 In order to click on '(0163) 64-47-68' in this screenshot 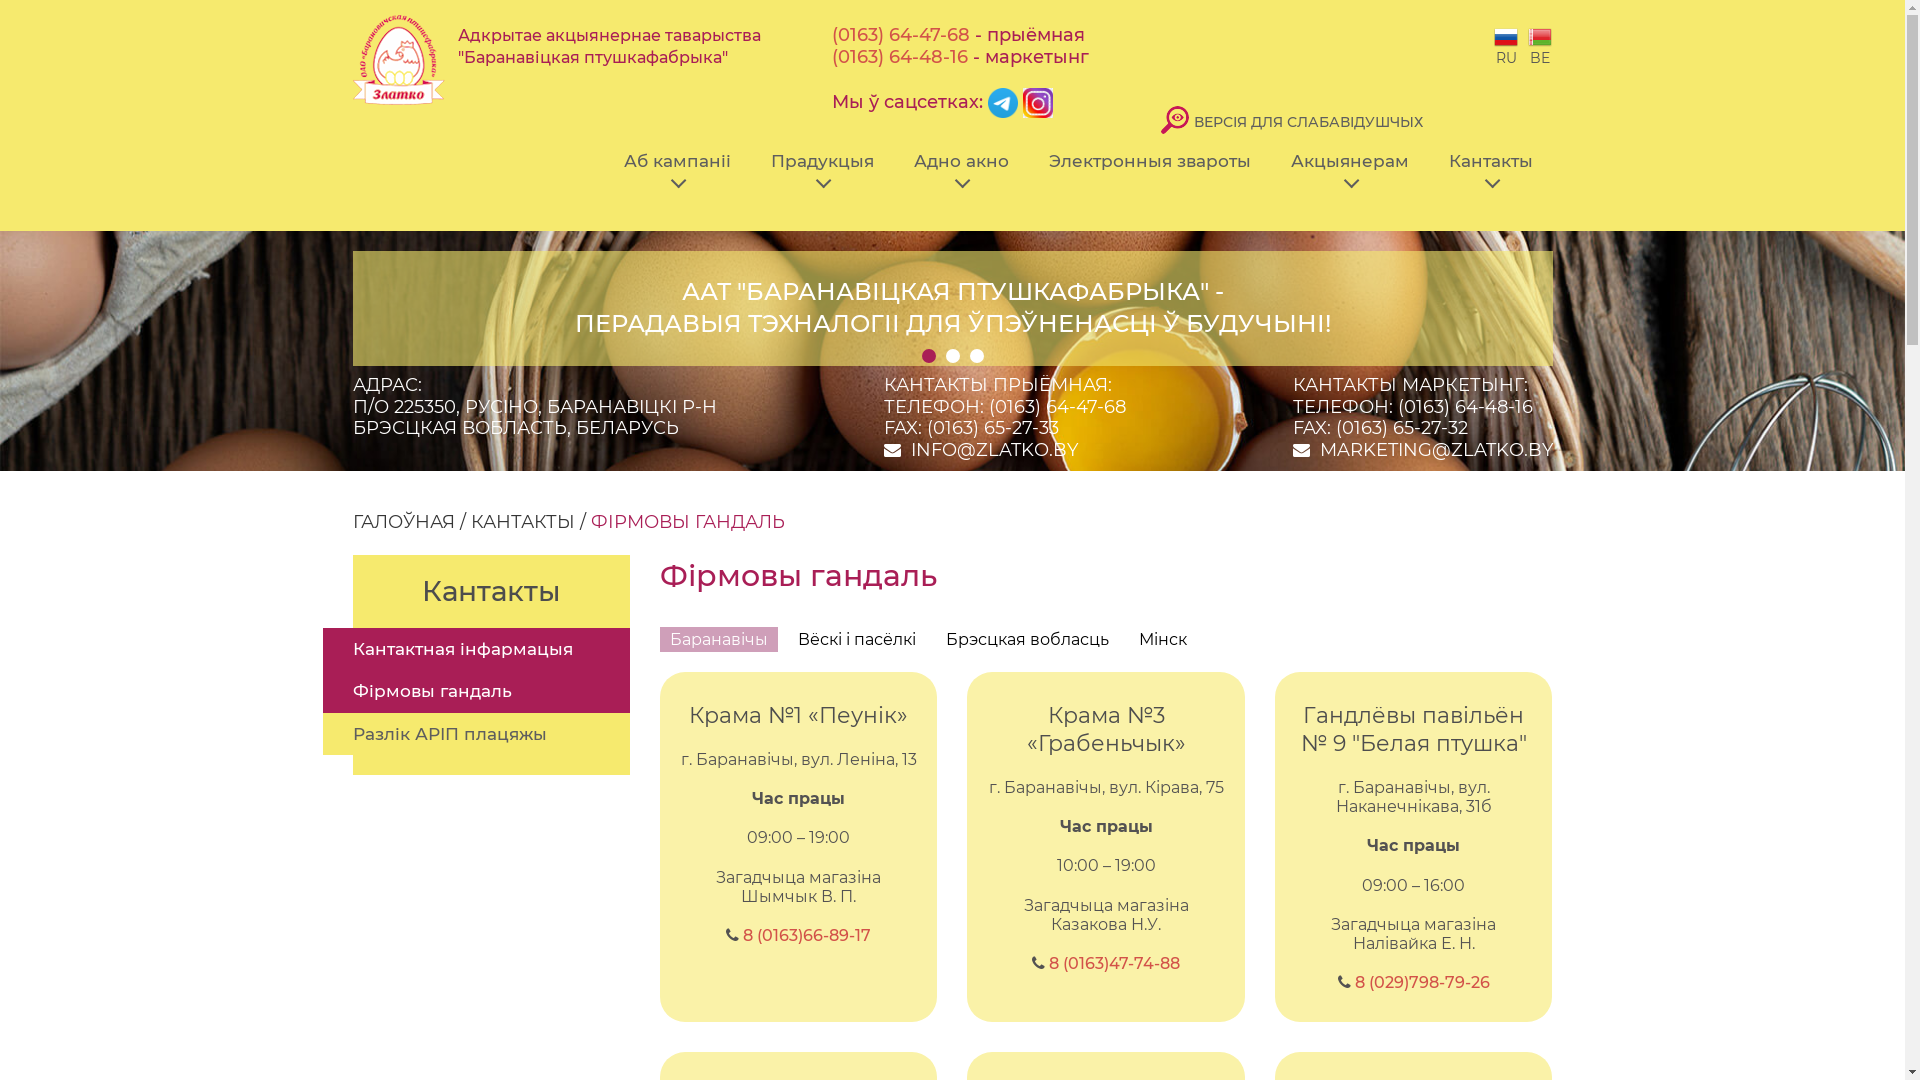, I will do `click(900, 34)`.